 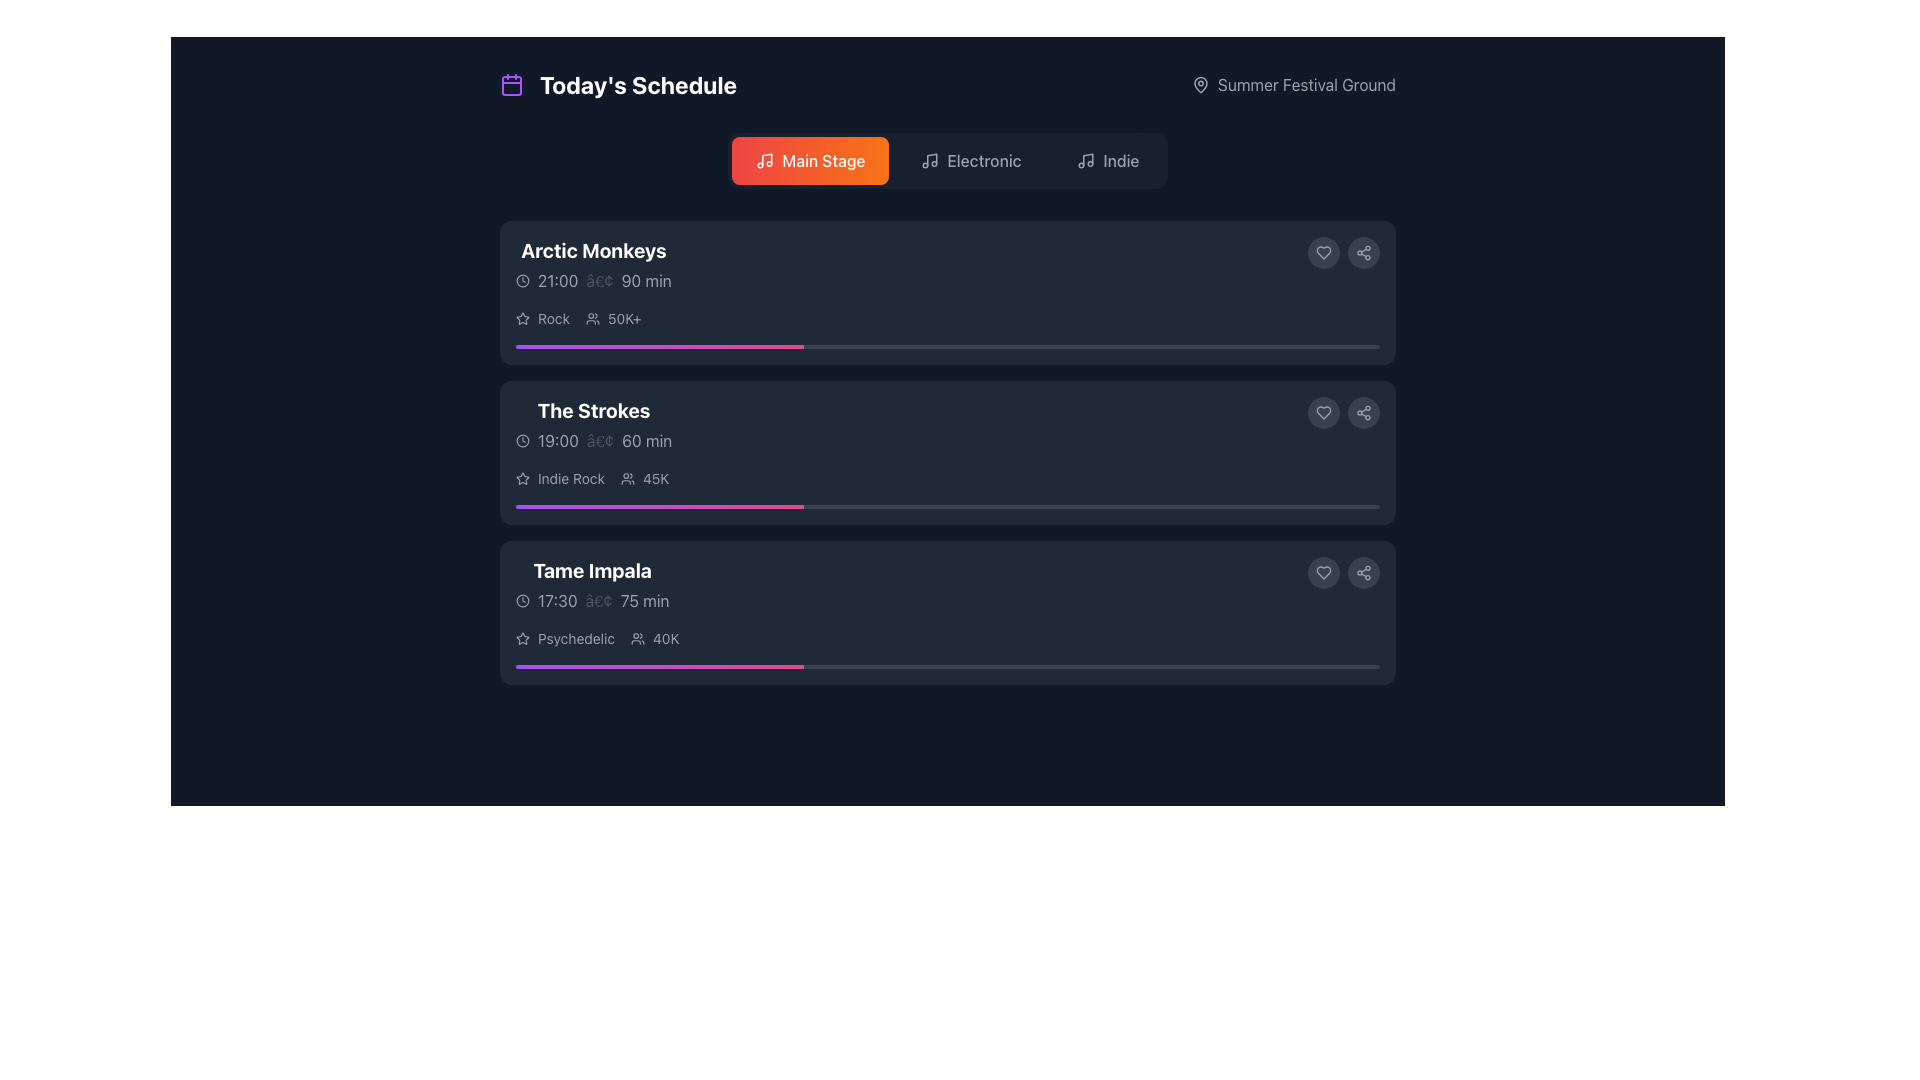 I want to click on the Text Display and Metadata Block, so click(x=591, y=585).